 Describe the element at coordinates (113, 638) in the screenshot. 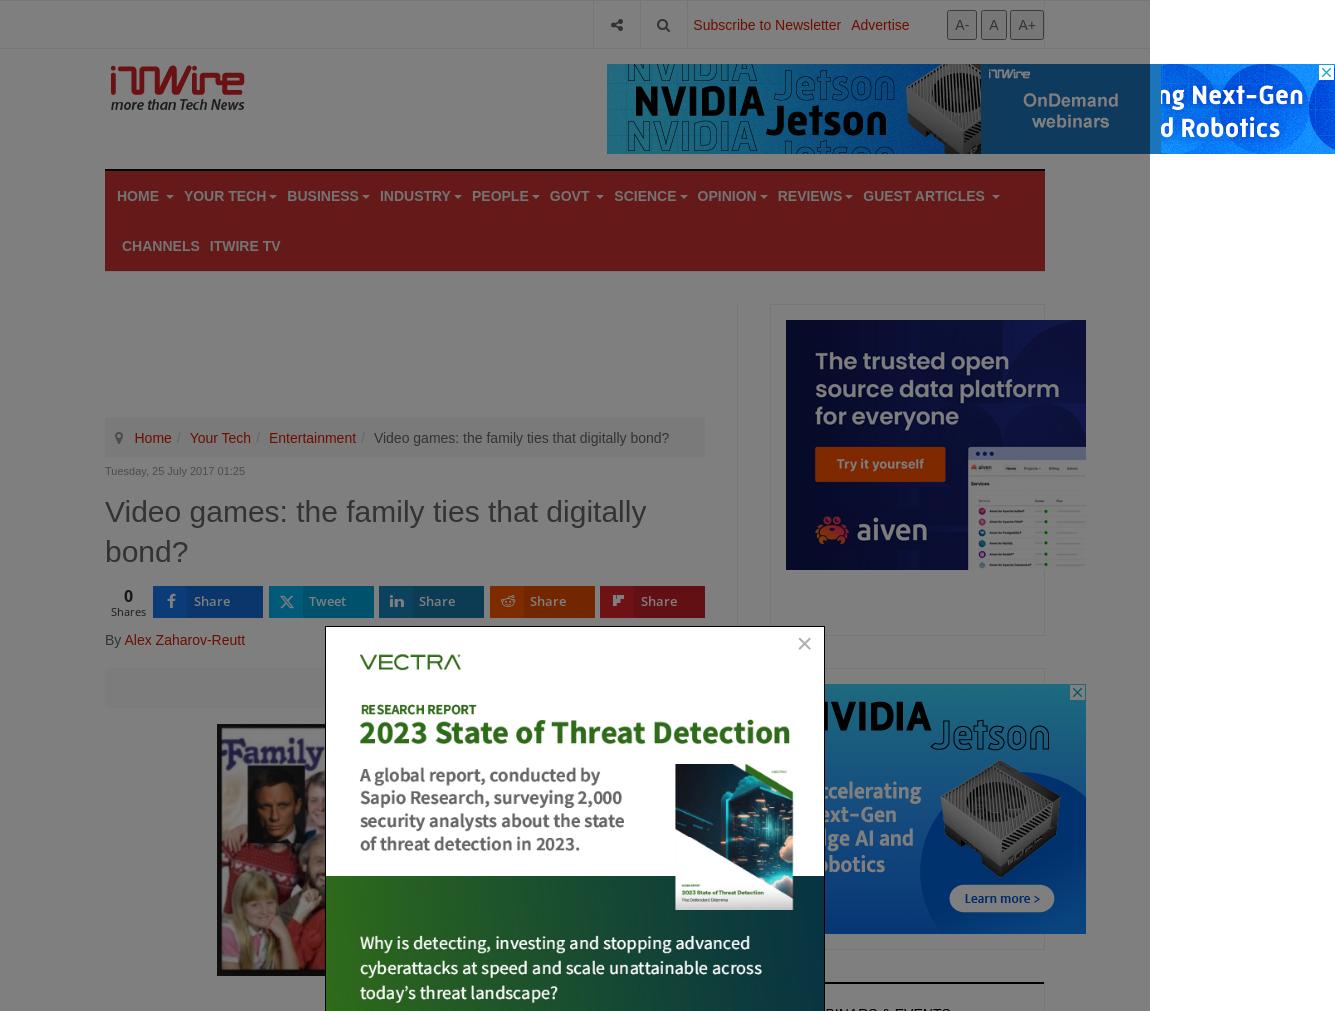

I see `'By'` at that location.